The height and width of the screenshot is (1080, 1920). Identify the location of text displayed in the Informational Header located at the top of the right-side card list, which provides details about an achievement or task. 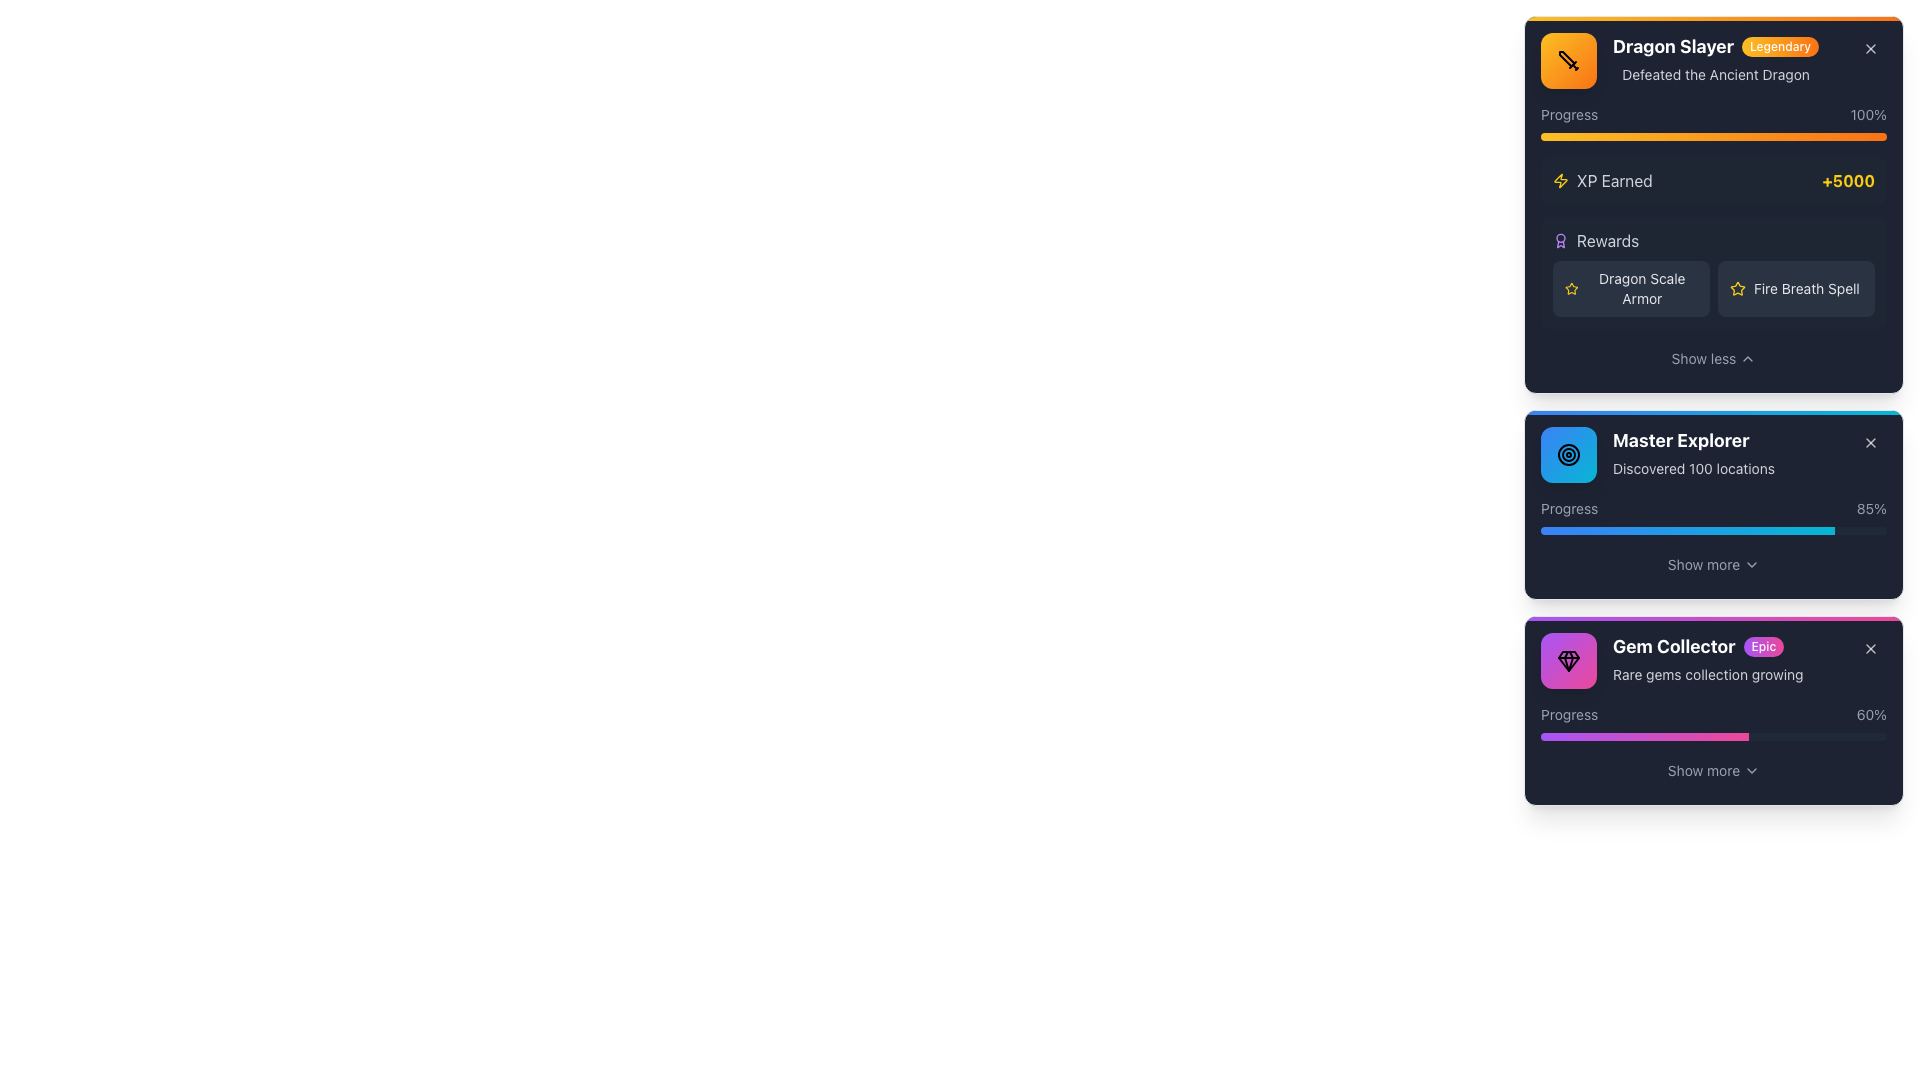
(1680, 60).